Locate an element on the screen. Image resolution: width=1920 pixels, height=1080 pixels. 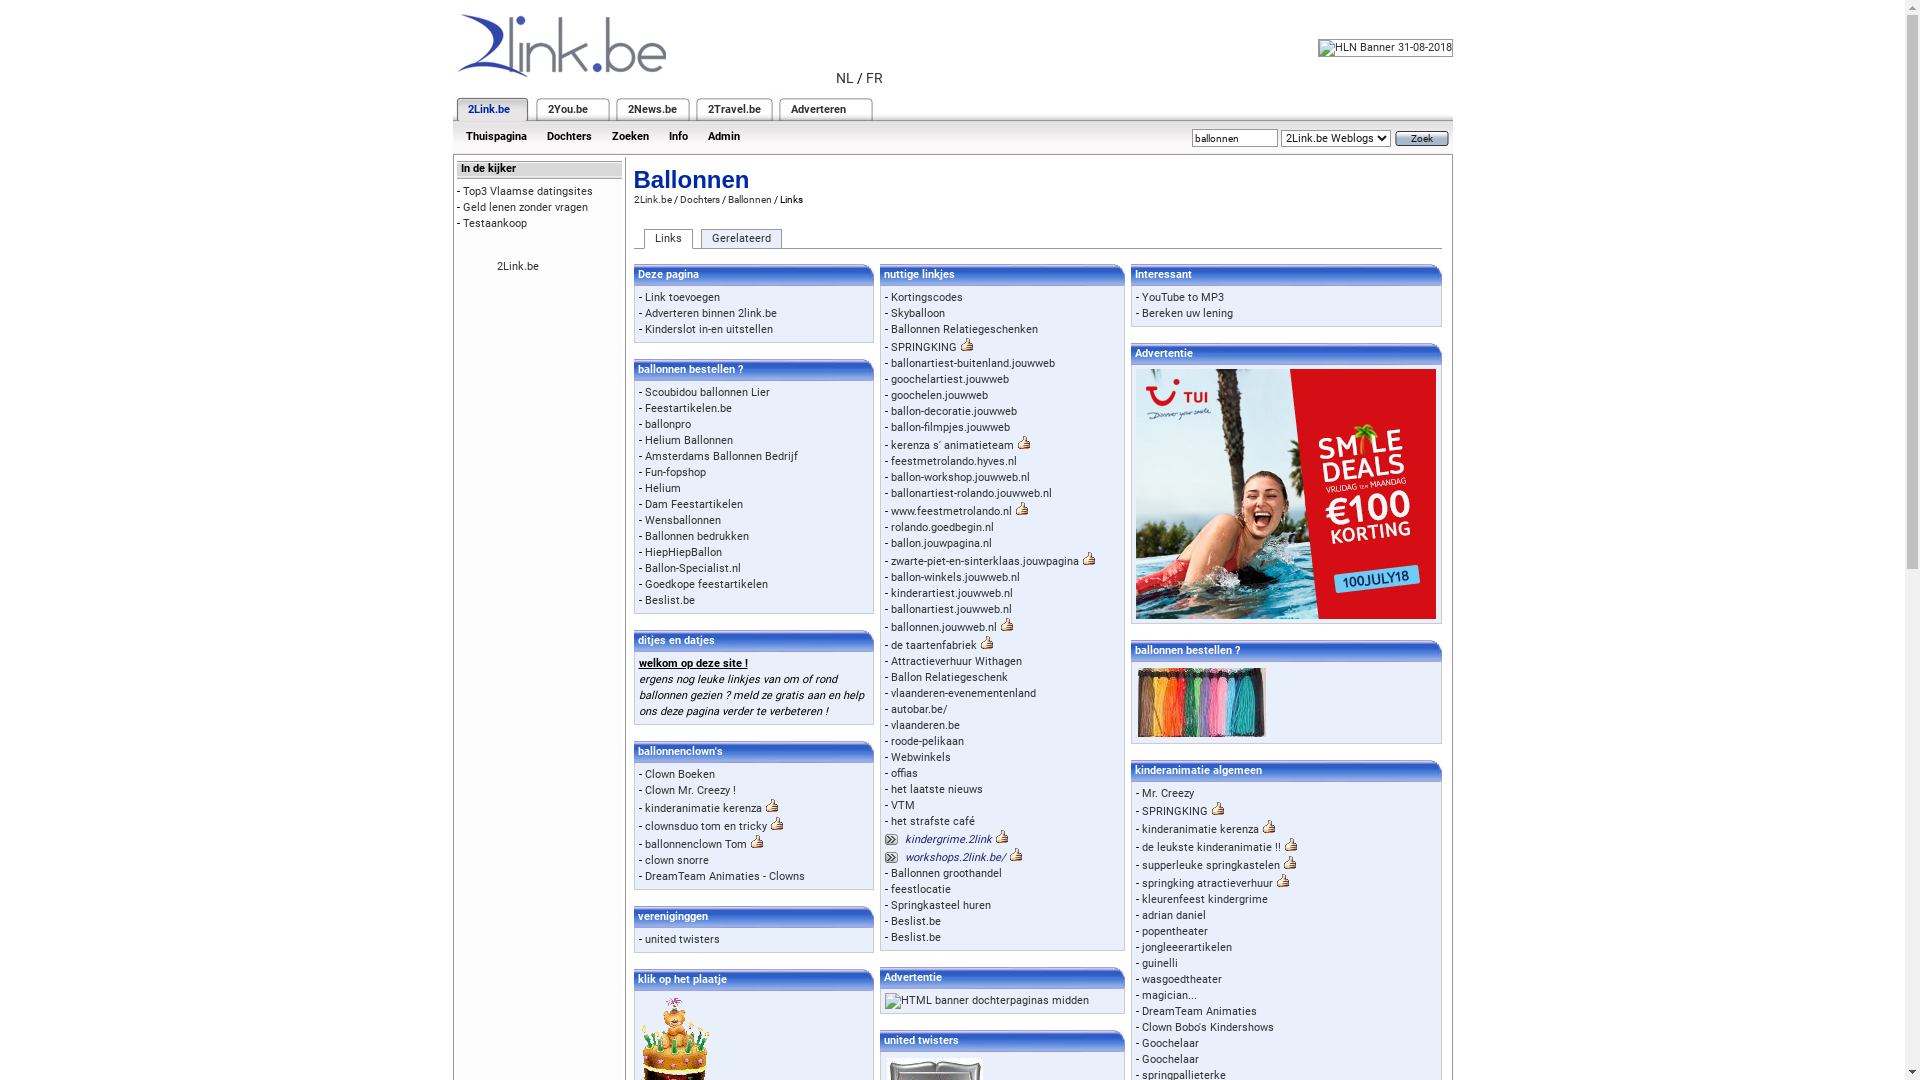
'de leukste kinderanimatie !!' is located at coordinates (1210, 847).